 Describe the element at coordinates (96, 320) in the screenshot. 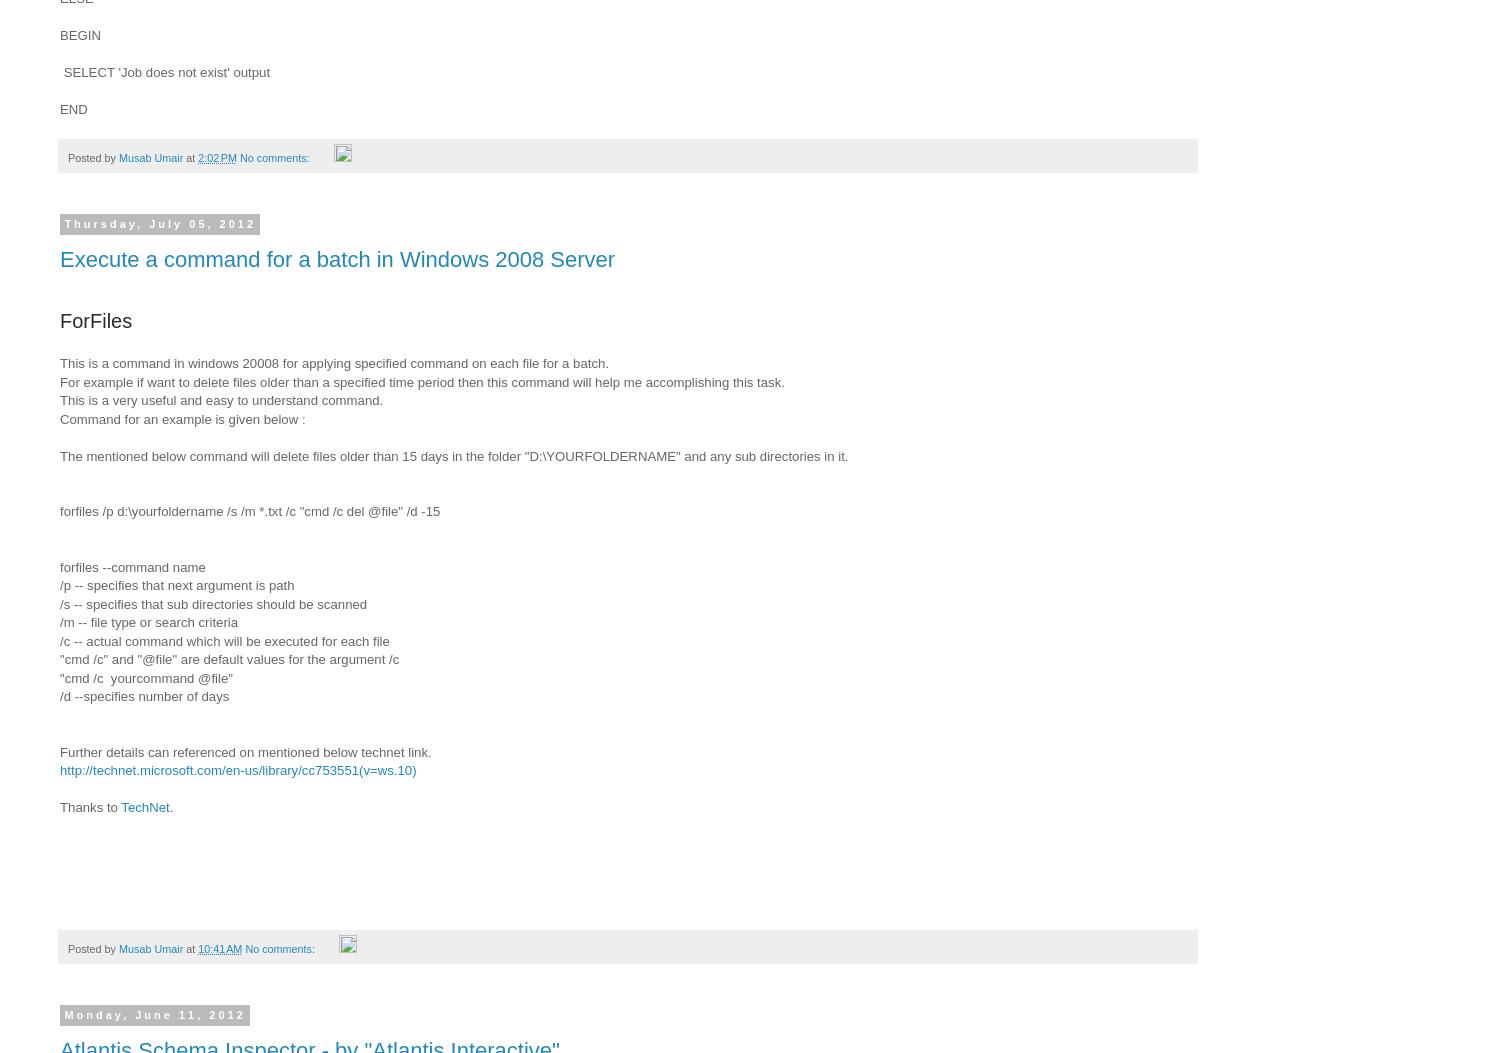

I see `'ForFiles'` at that location.